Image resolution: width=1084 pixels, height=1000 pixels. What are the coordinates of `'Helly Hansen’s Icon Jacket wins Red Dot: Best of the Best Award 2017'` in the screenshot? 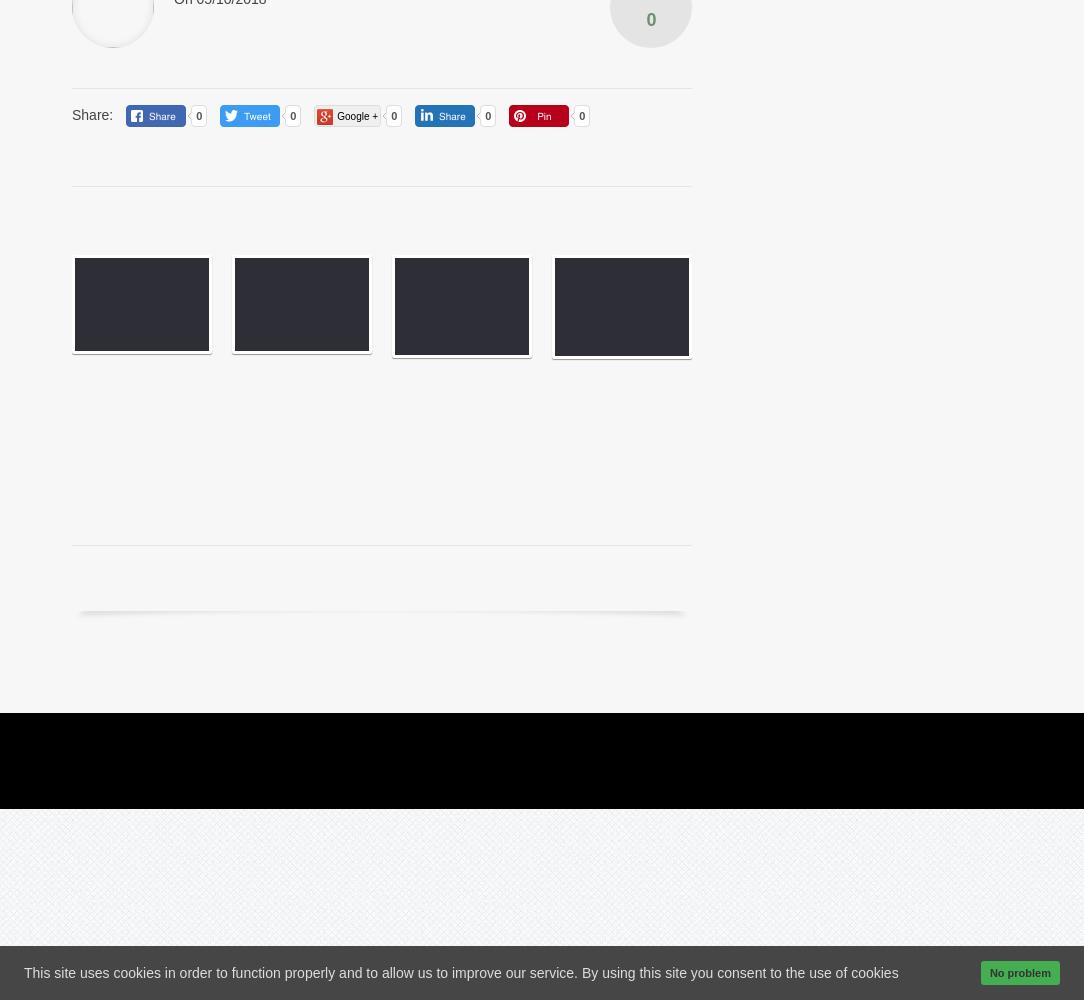 It's located at (290, 412).